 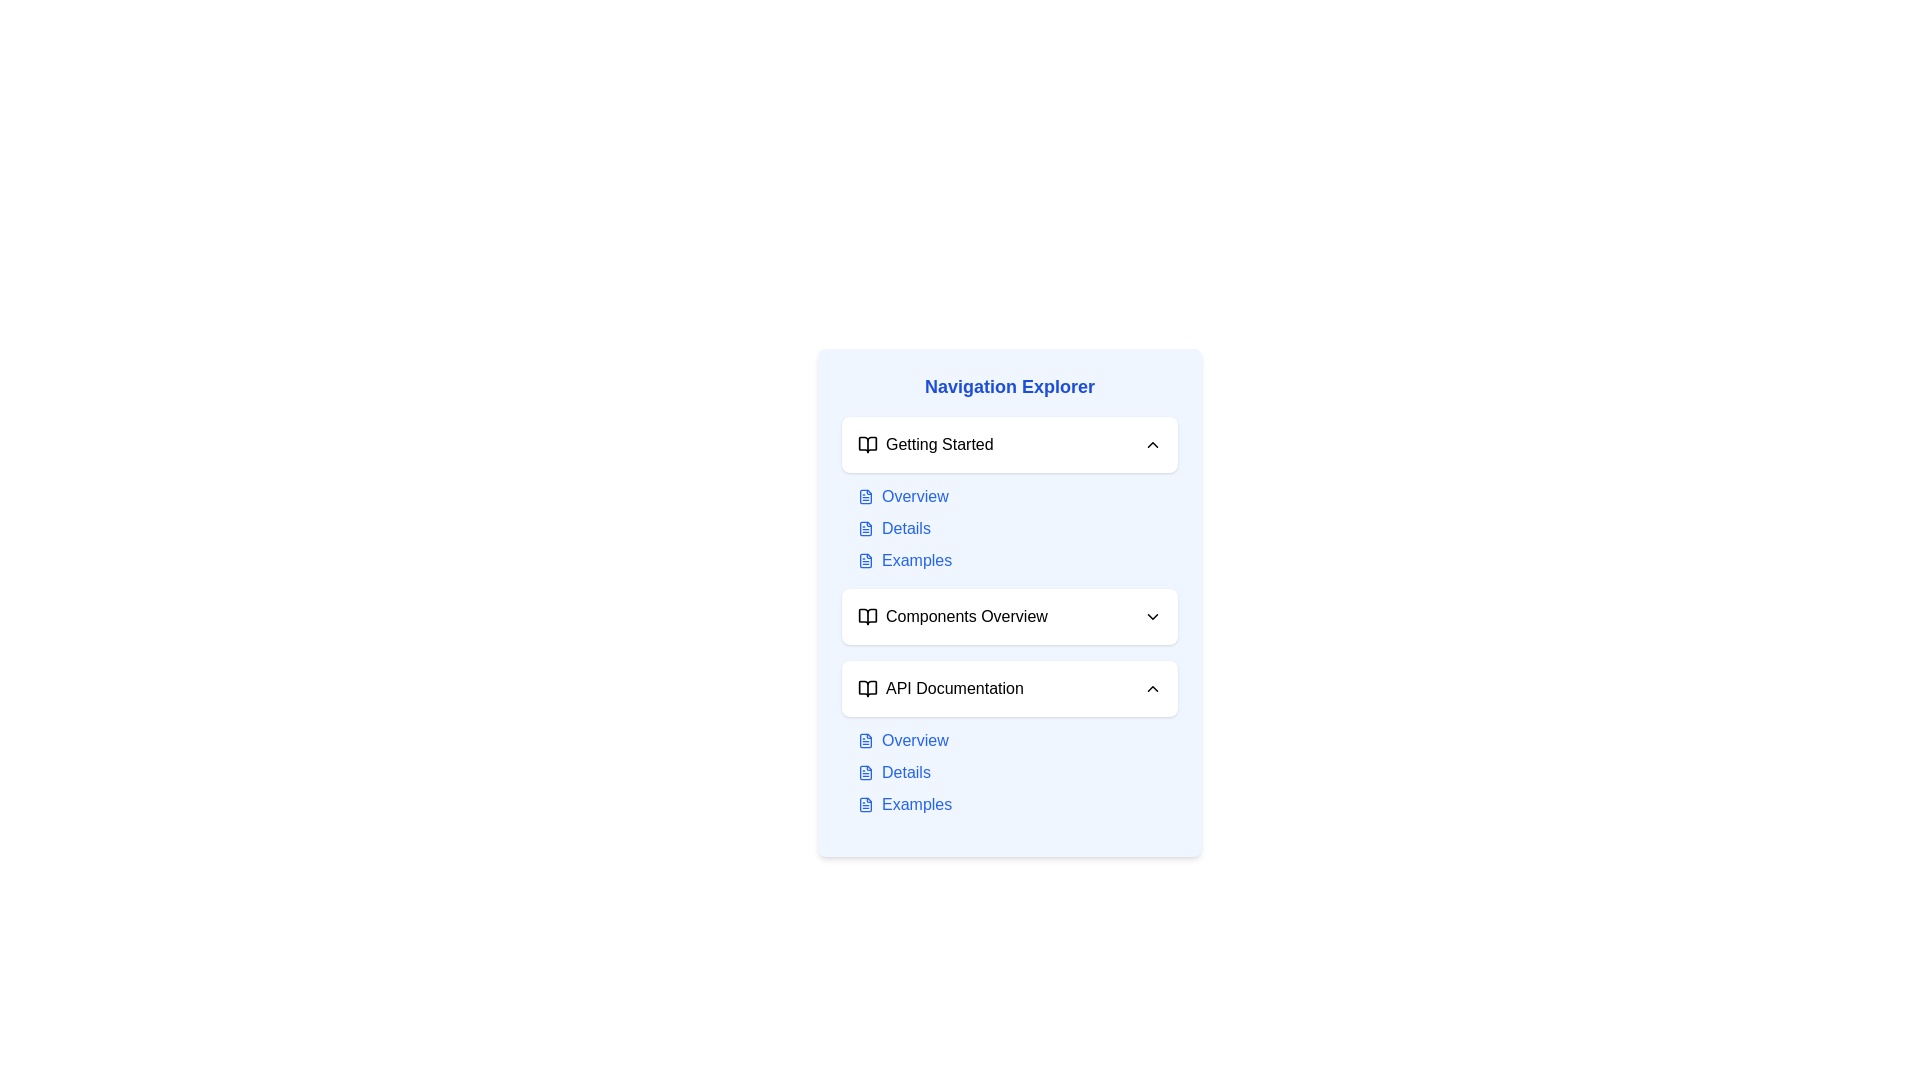 I want to click on the Navigation list entries under the 'API Documentation' section, so click(x=1017, y=771).